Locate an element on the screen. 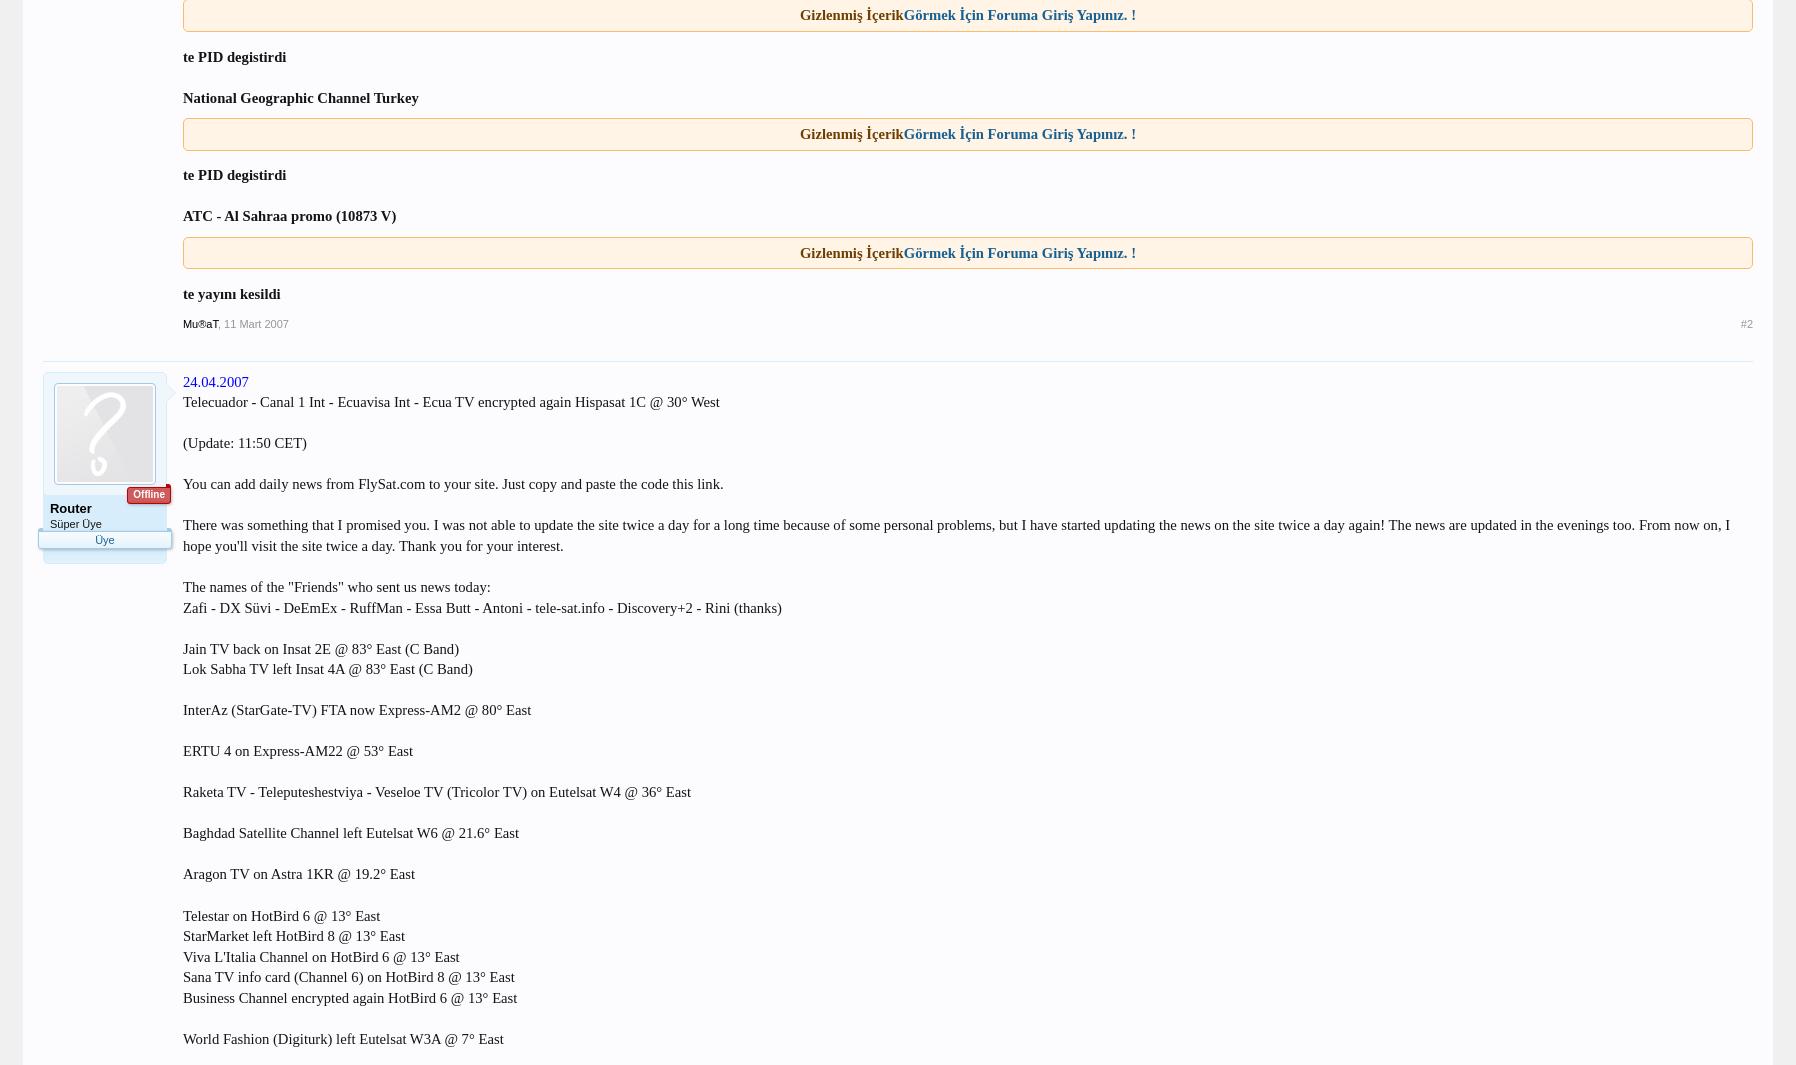 This screenshot has width=1796, height=1065. 'Süper Üye' is located at coordinates (74, 522).